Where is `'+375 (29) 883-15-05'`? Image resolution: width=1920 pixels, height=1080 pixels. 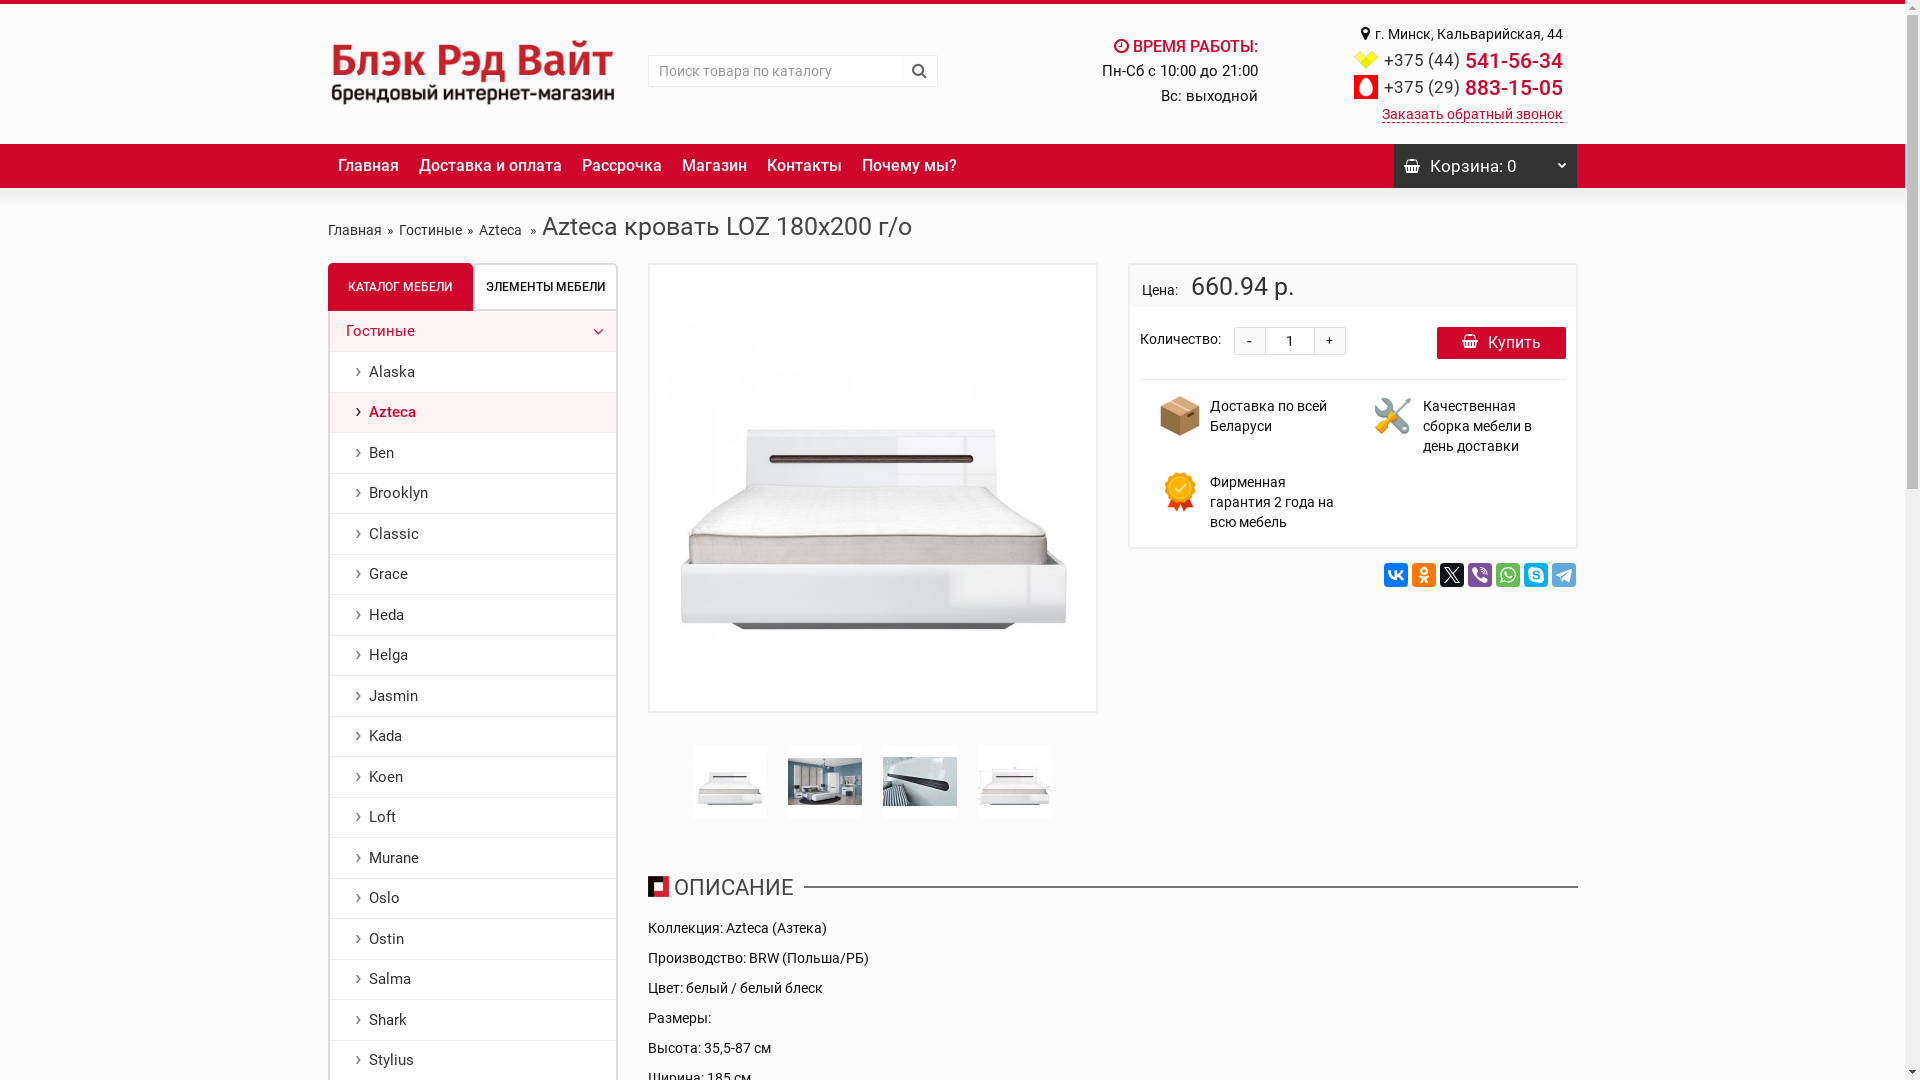 '+375 (29) 883-15-05' is located at coordinates (1473, 87).